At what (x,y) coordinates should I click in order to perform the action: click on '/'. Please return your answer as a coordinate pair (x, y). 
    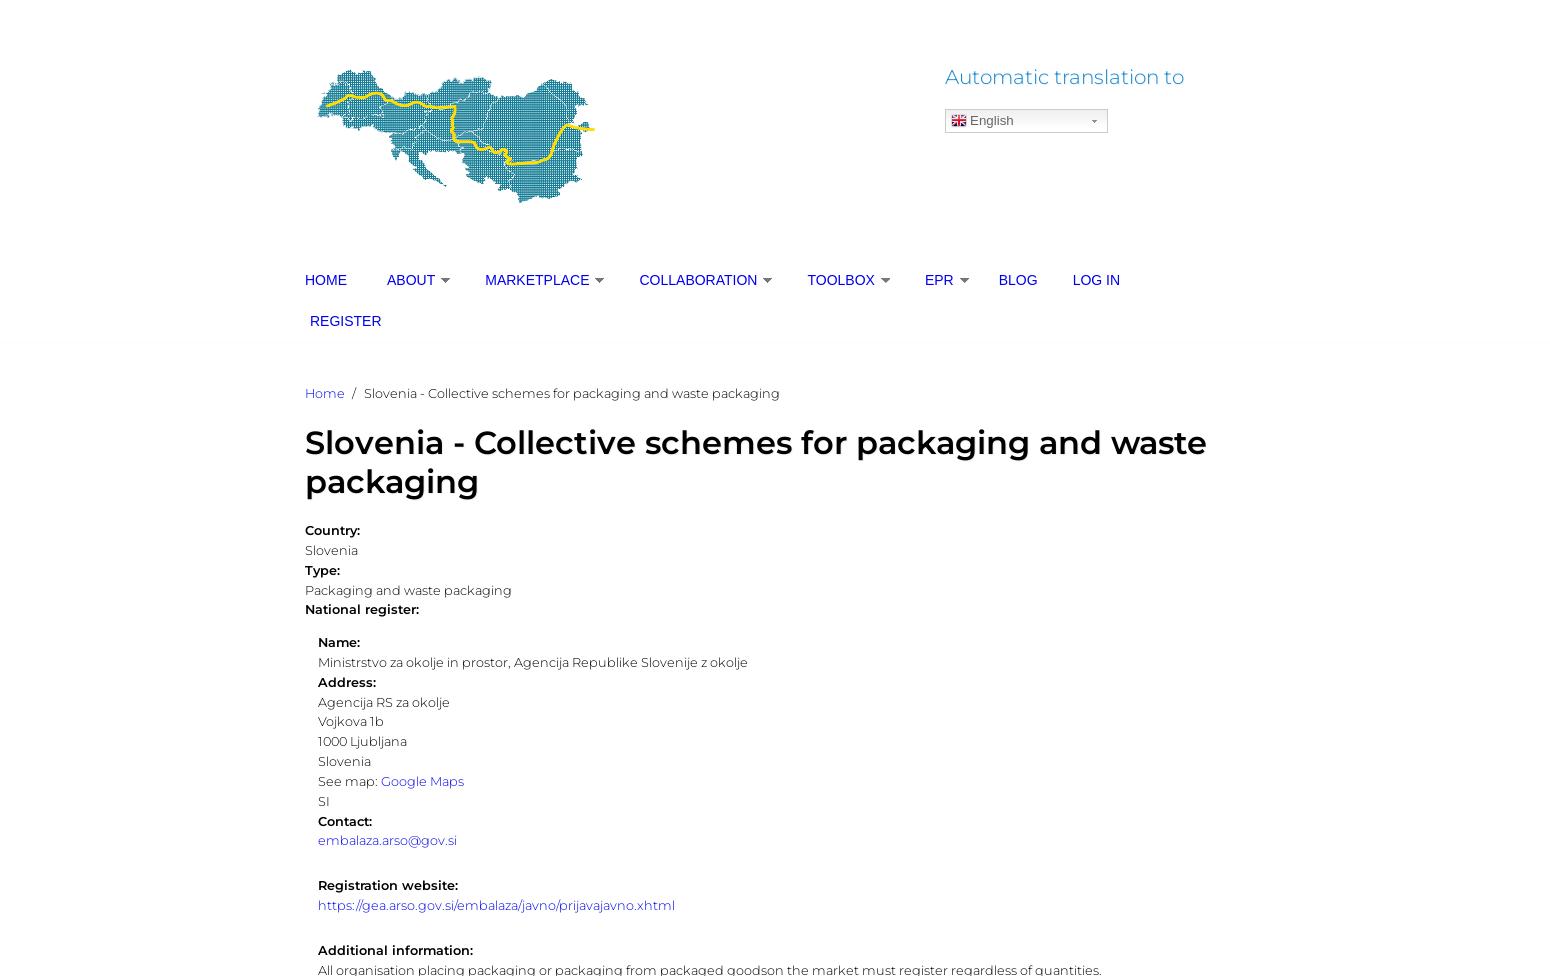
    Looking at the image, I should click on (353, 392).